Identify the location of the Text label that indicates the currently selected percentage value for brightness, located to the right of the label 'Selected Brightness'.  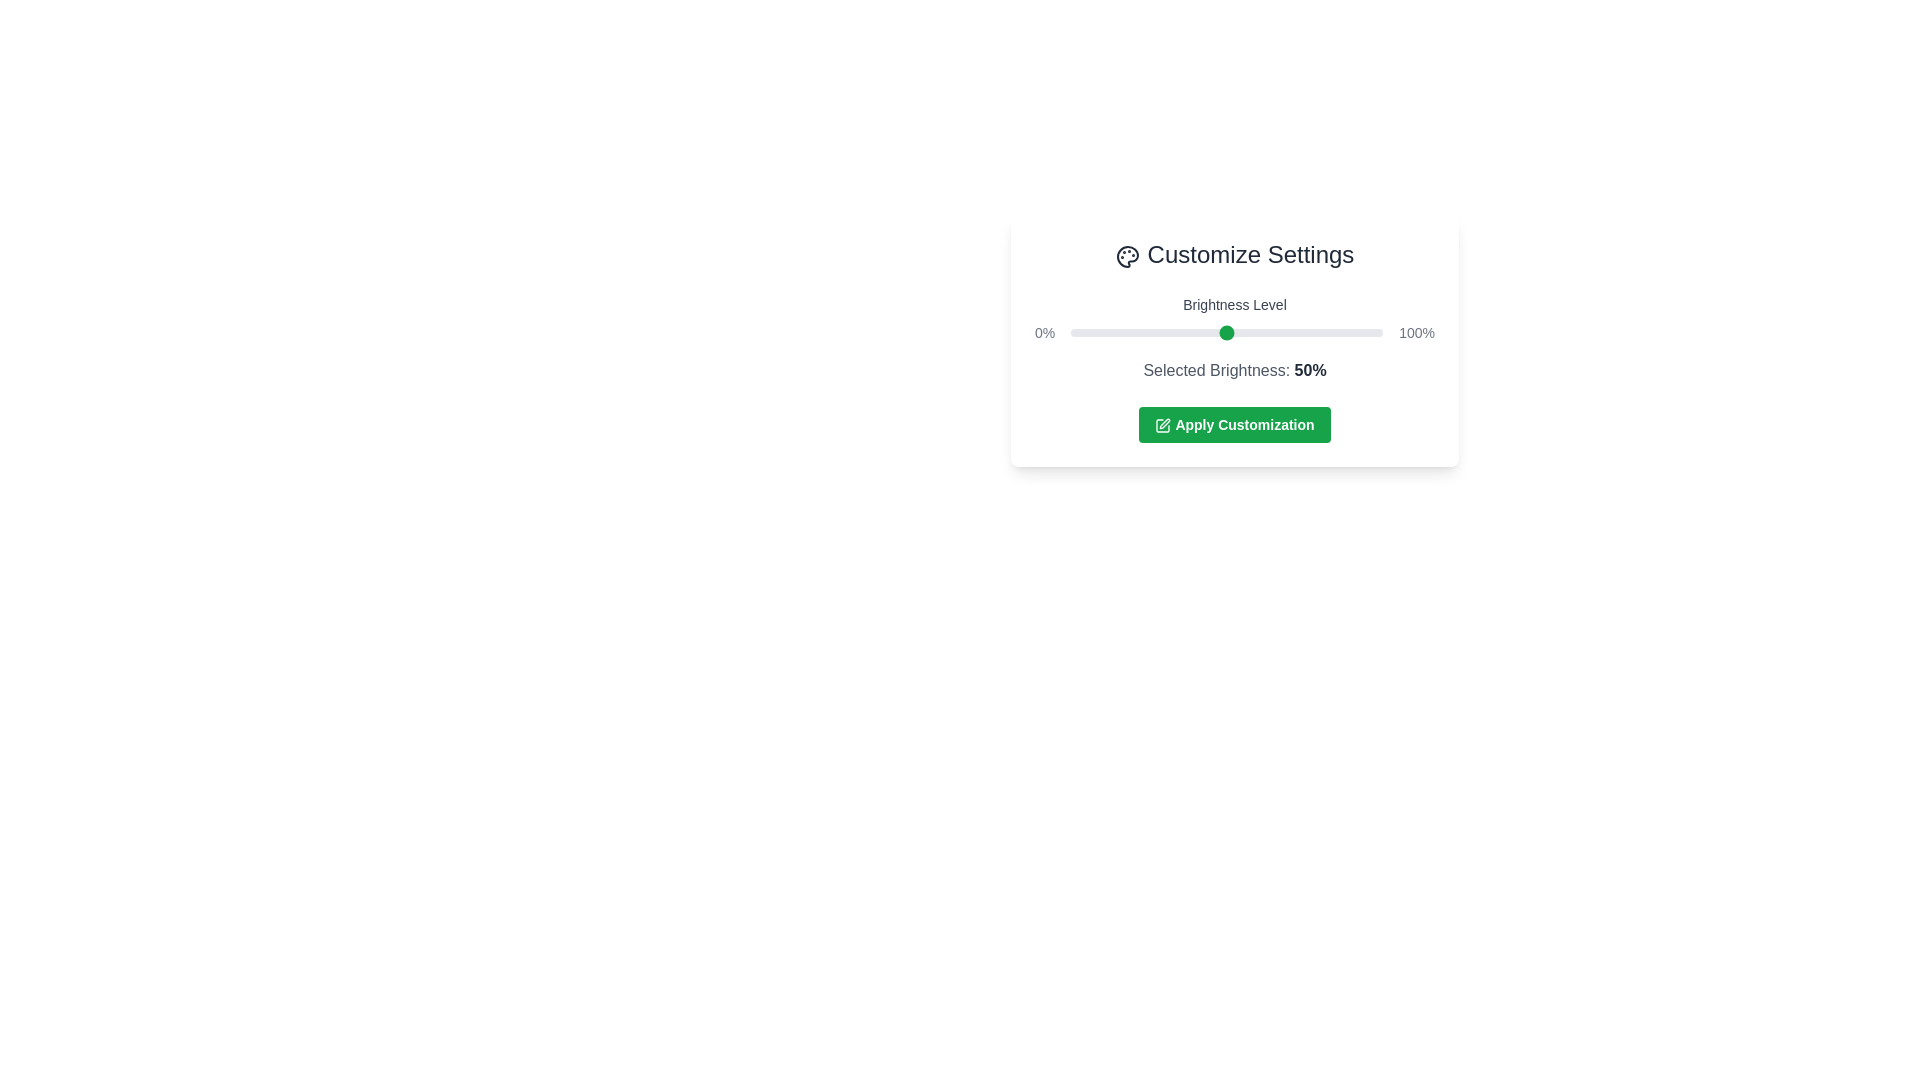
(1310, 370).